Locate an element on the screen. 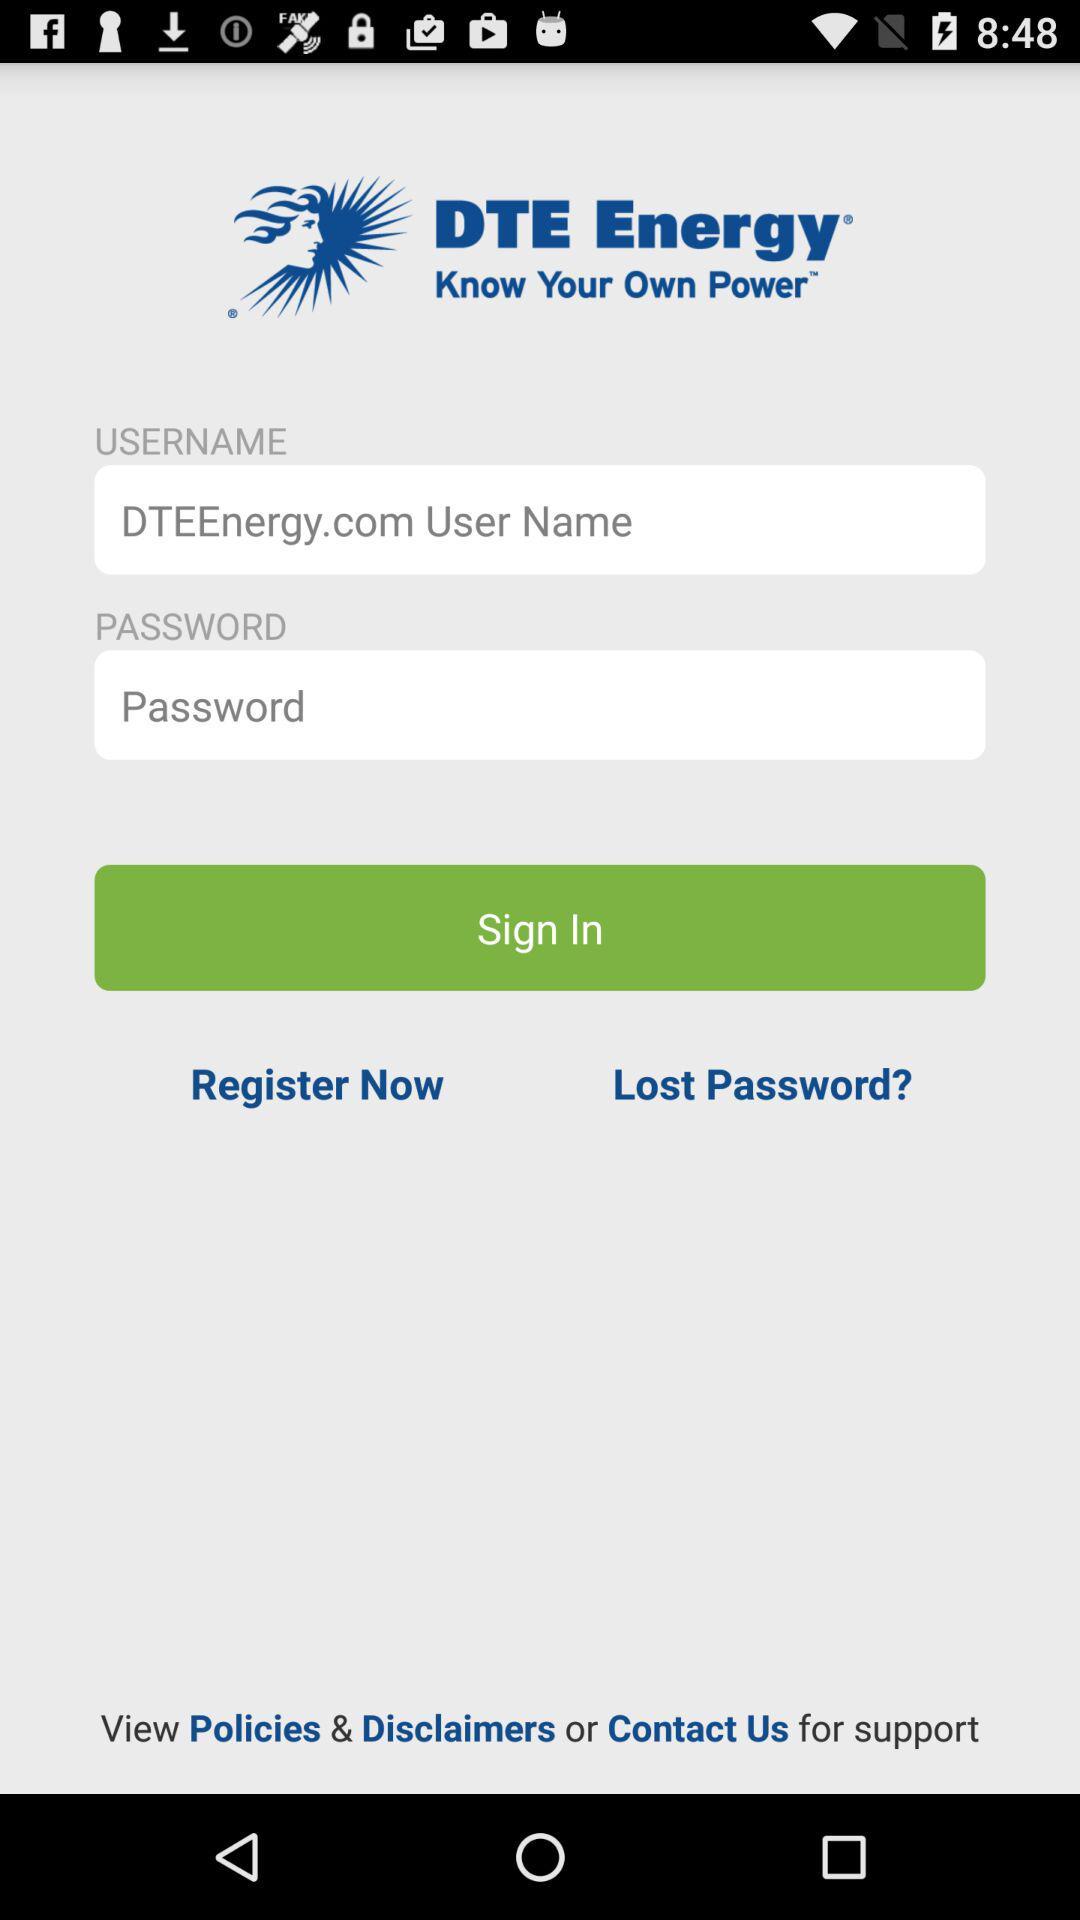  the app on the right is located at coordinates (762, 1082).